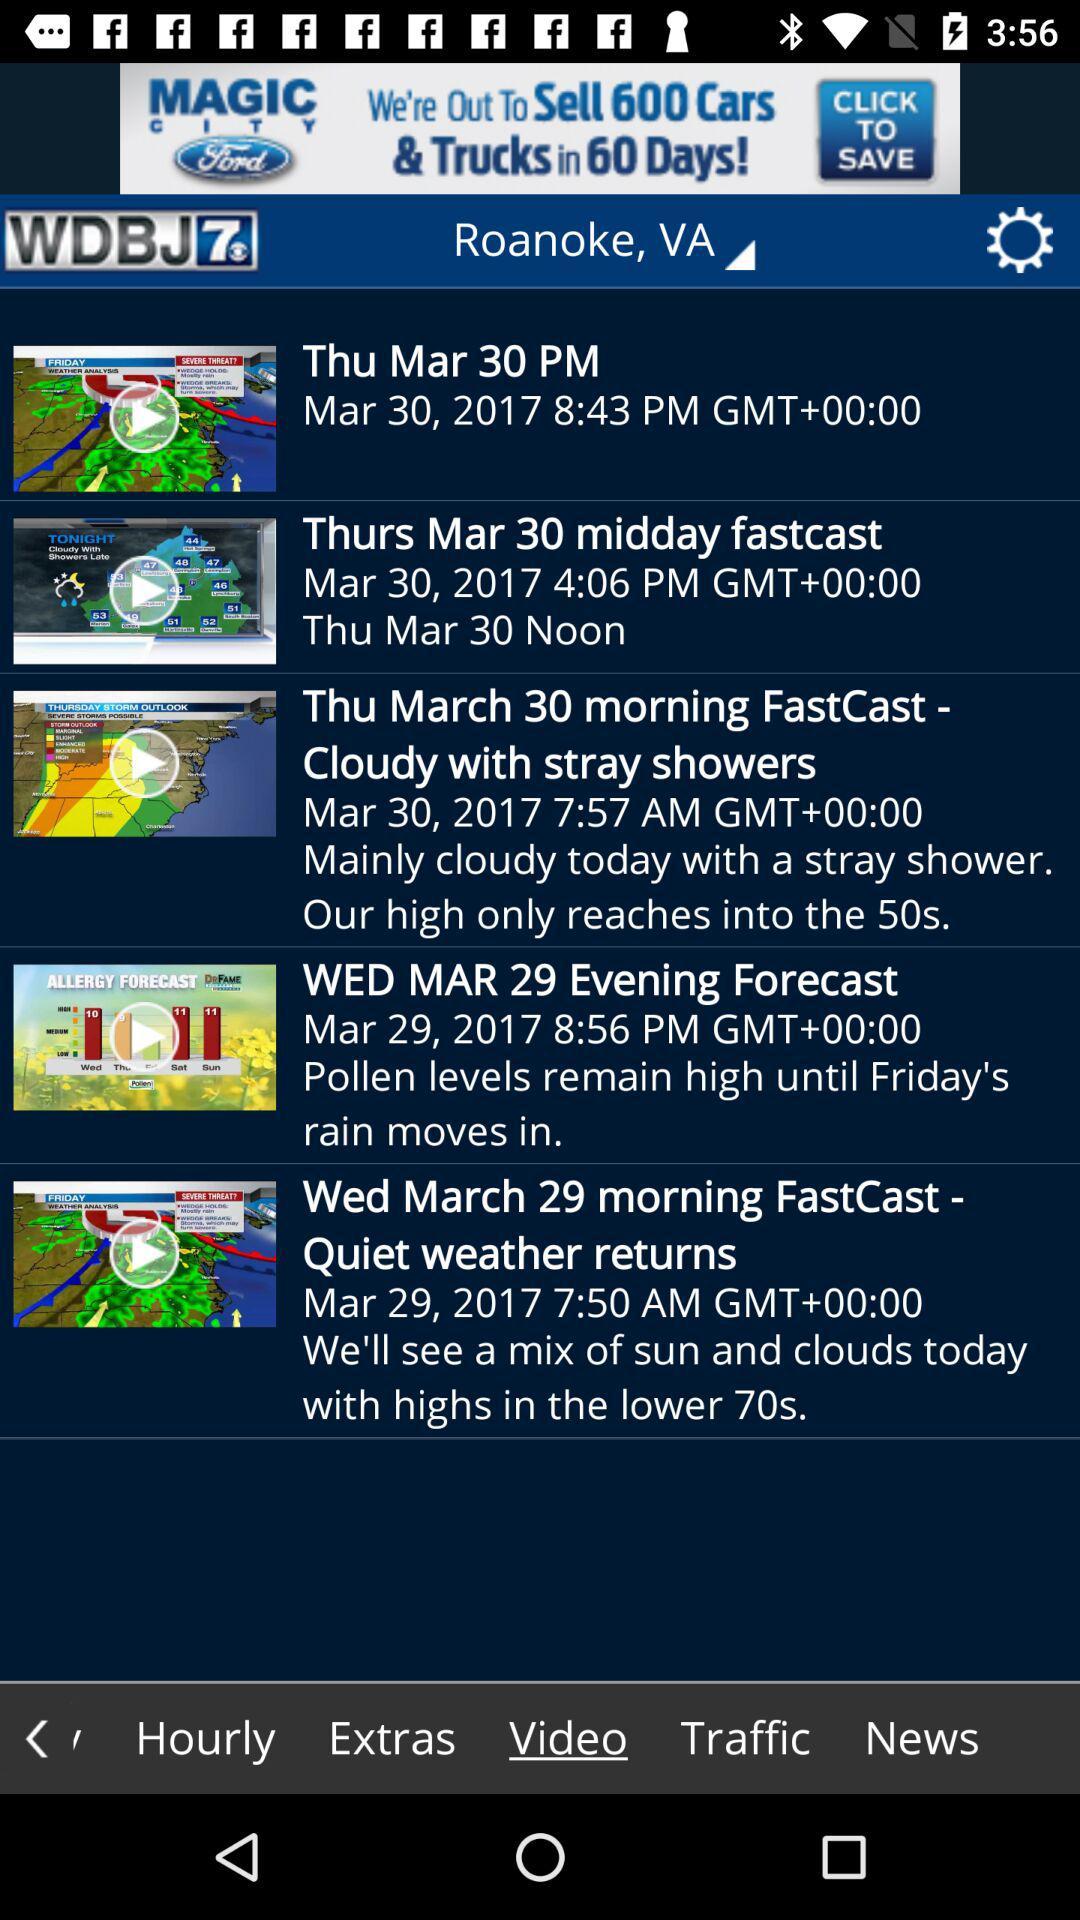 This screenshot has height=1920, width=1080. I want to click on roanoke, va item, so click(617, 240).